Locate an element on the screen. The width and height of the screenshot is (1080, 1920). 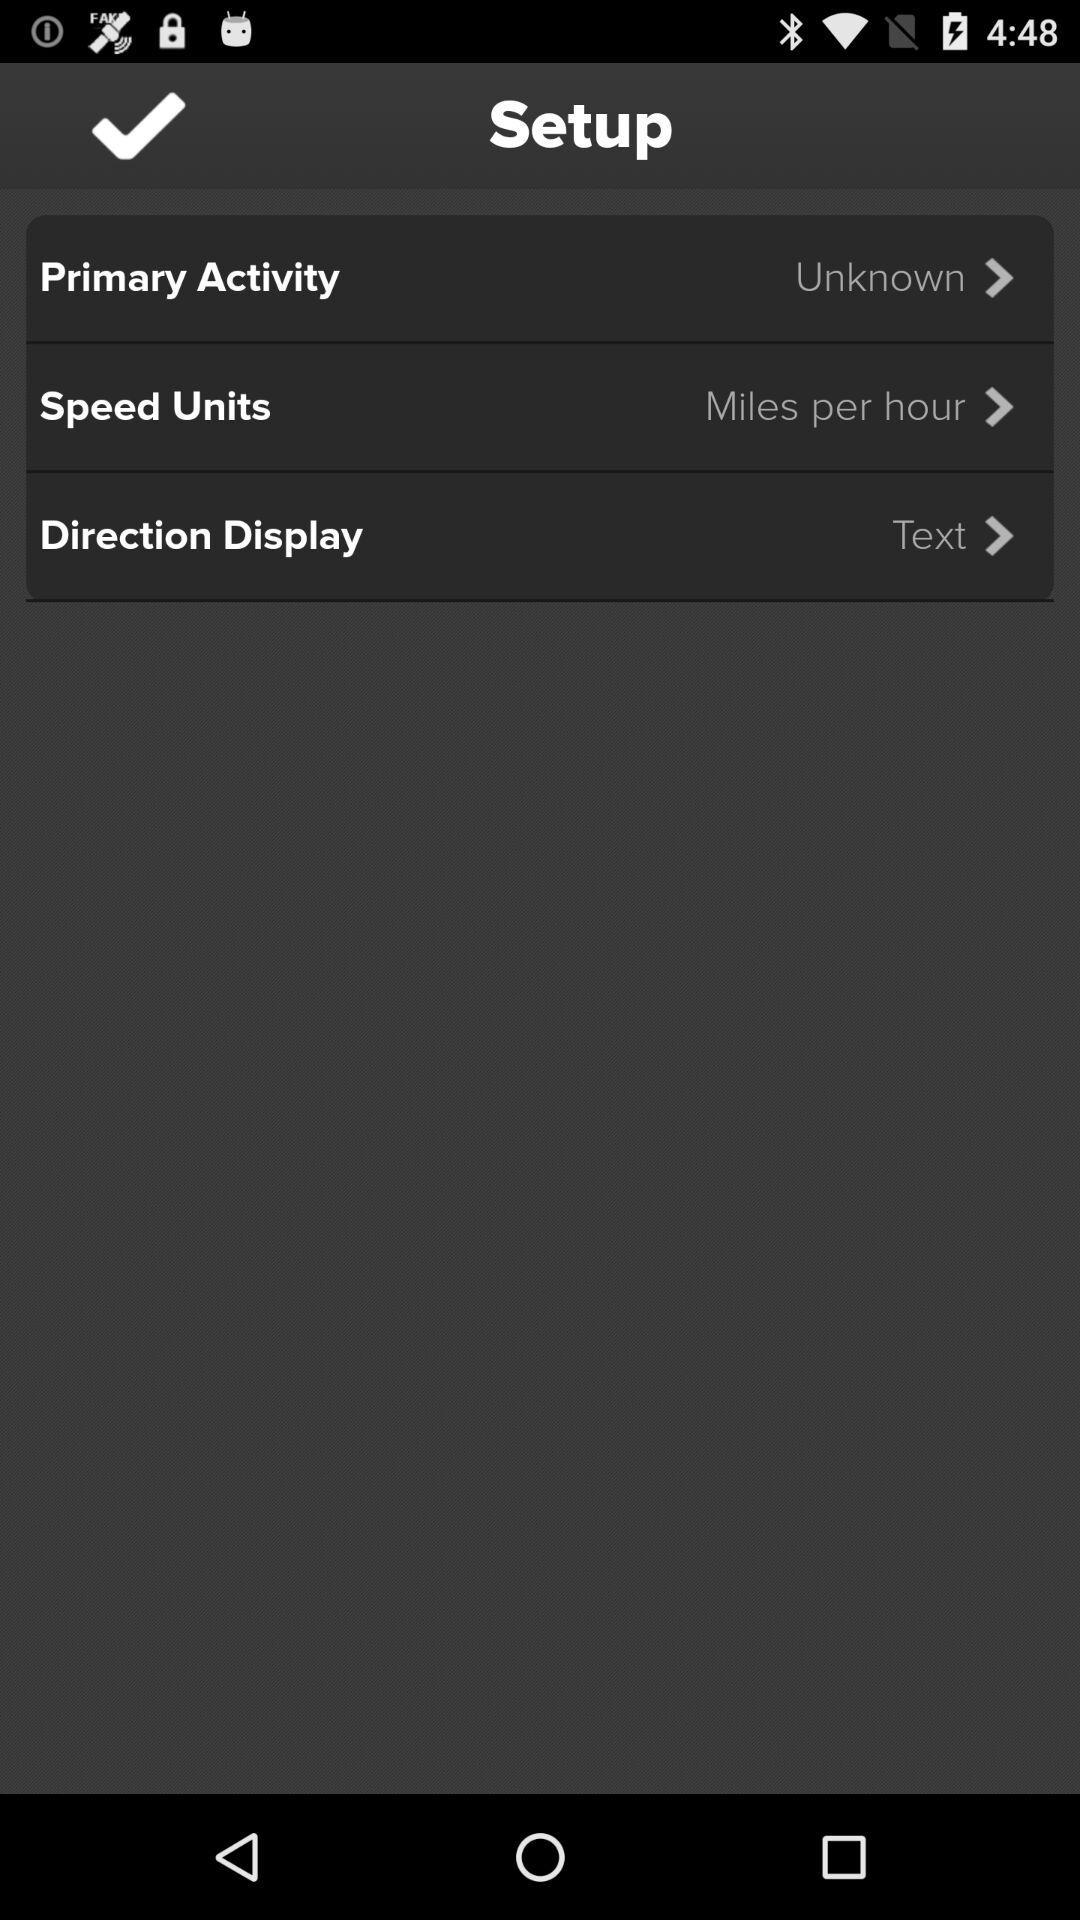
the icon next to speed units icon is located at coordinates (871, 406).